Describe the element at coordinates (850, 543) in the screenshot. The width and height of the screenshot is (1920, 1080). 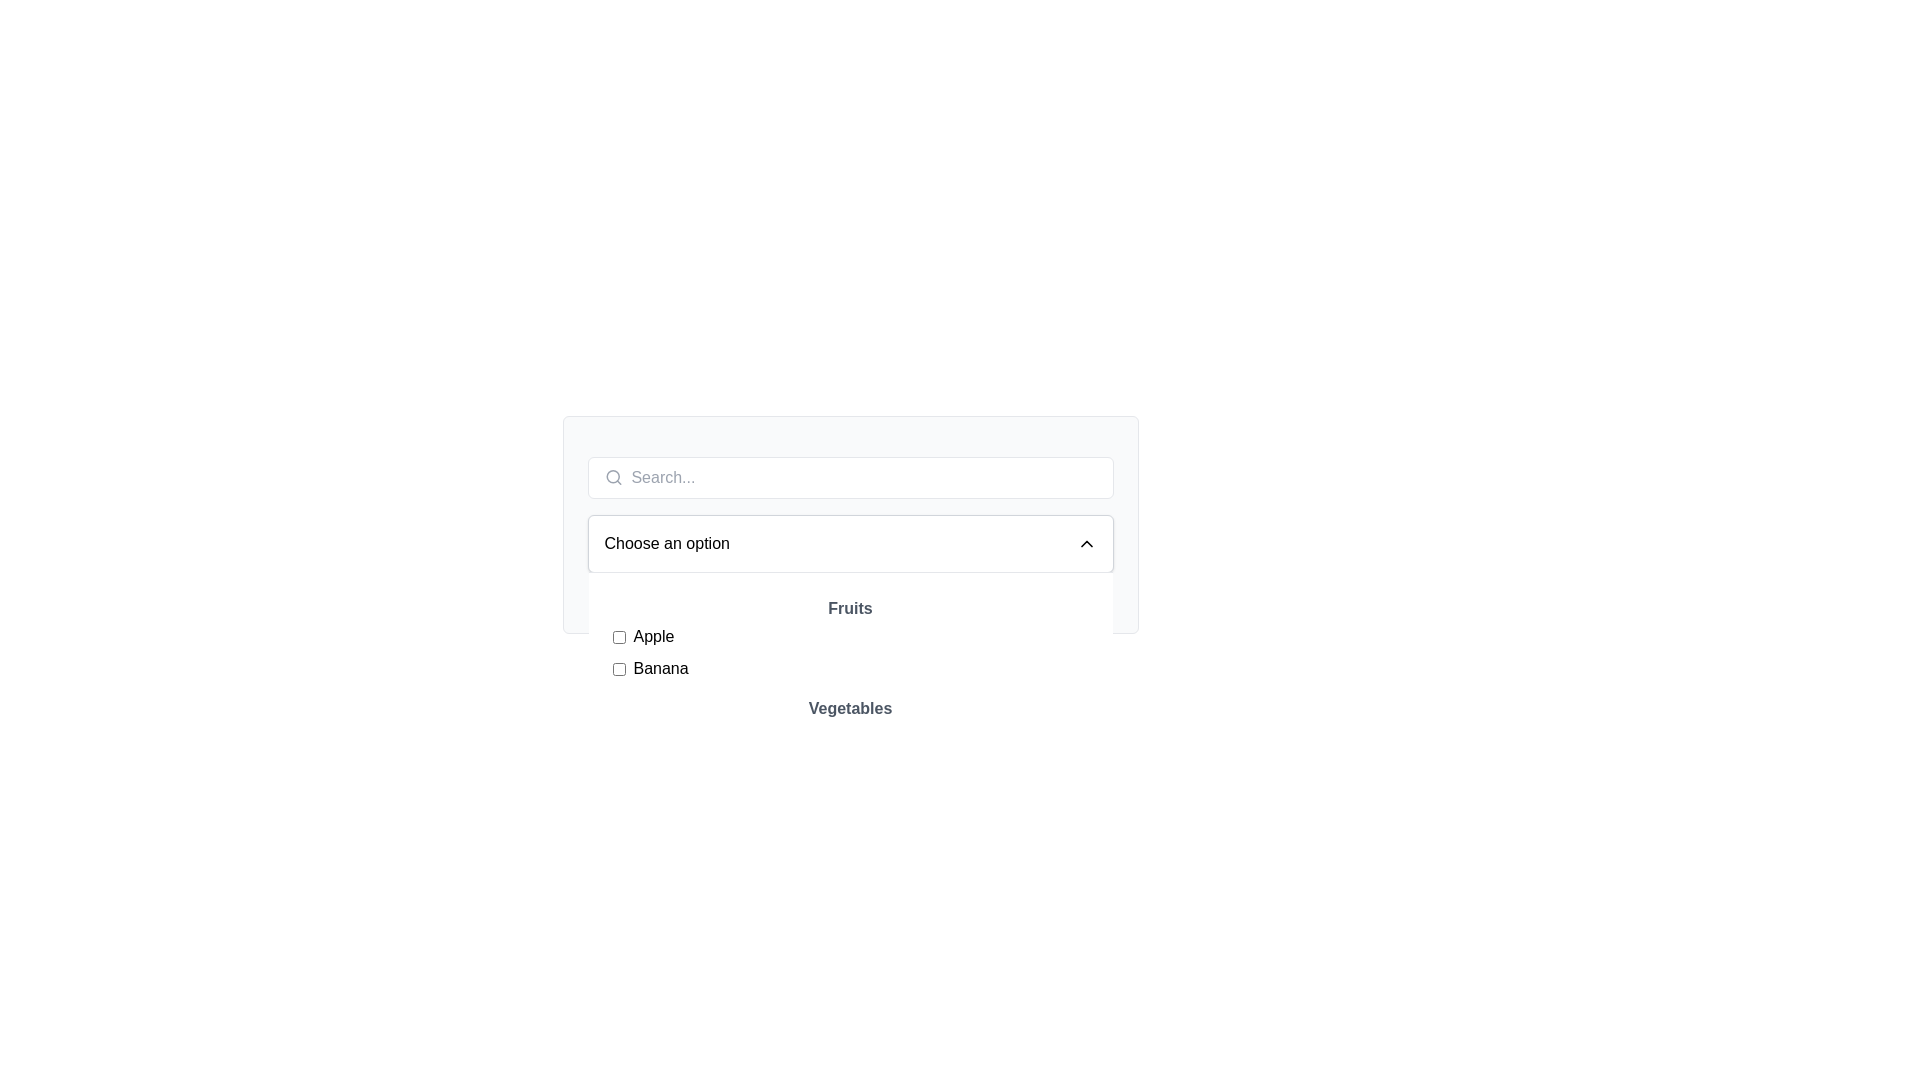
I see `the Dropdown menu located below the search bar and above the 'Fruits' and 'Vegetables' categories by tabbing to it` at that location.